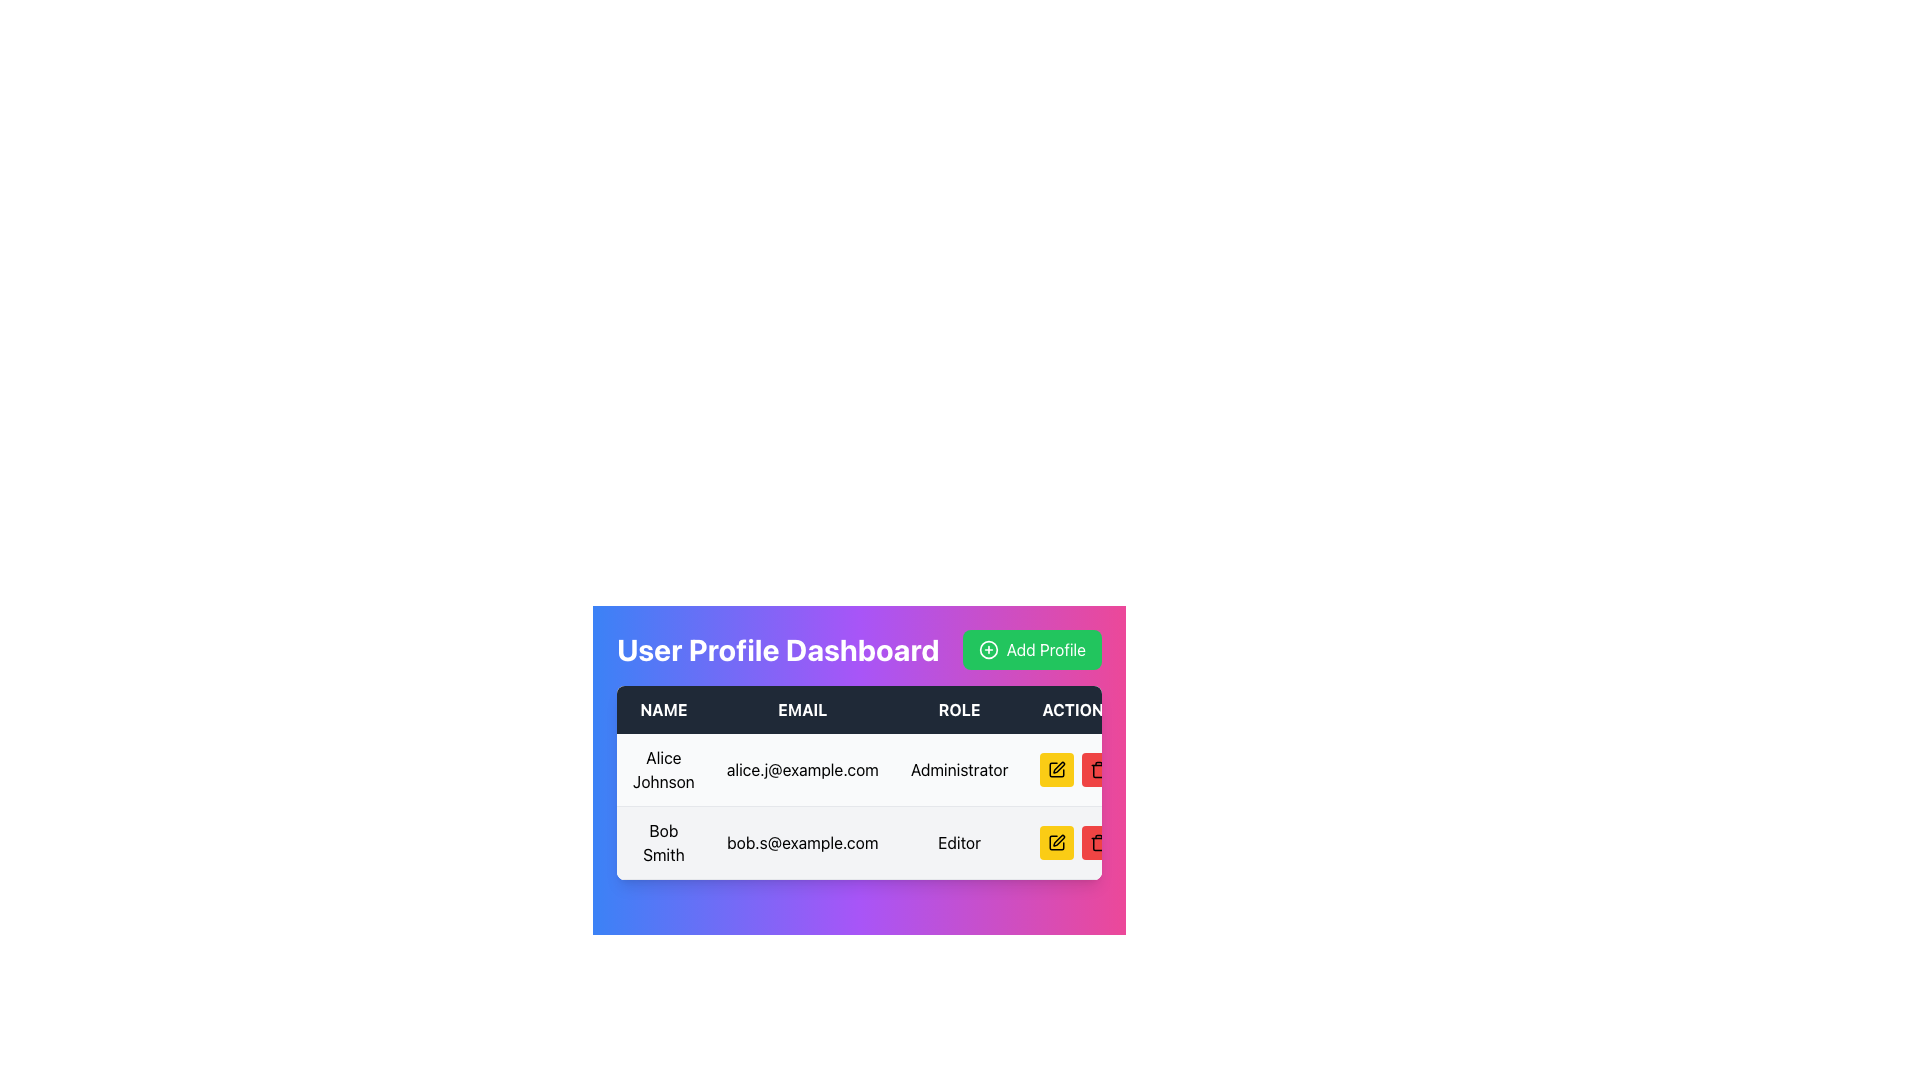  I want to click on the small yellow pen icon within the yellow action button in the 'ACTION' column of the user profile dashboard for user 'Bob Smith' to initiate editing, so click(1058, 840).